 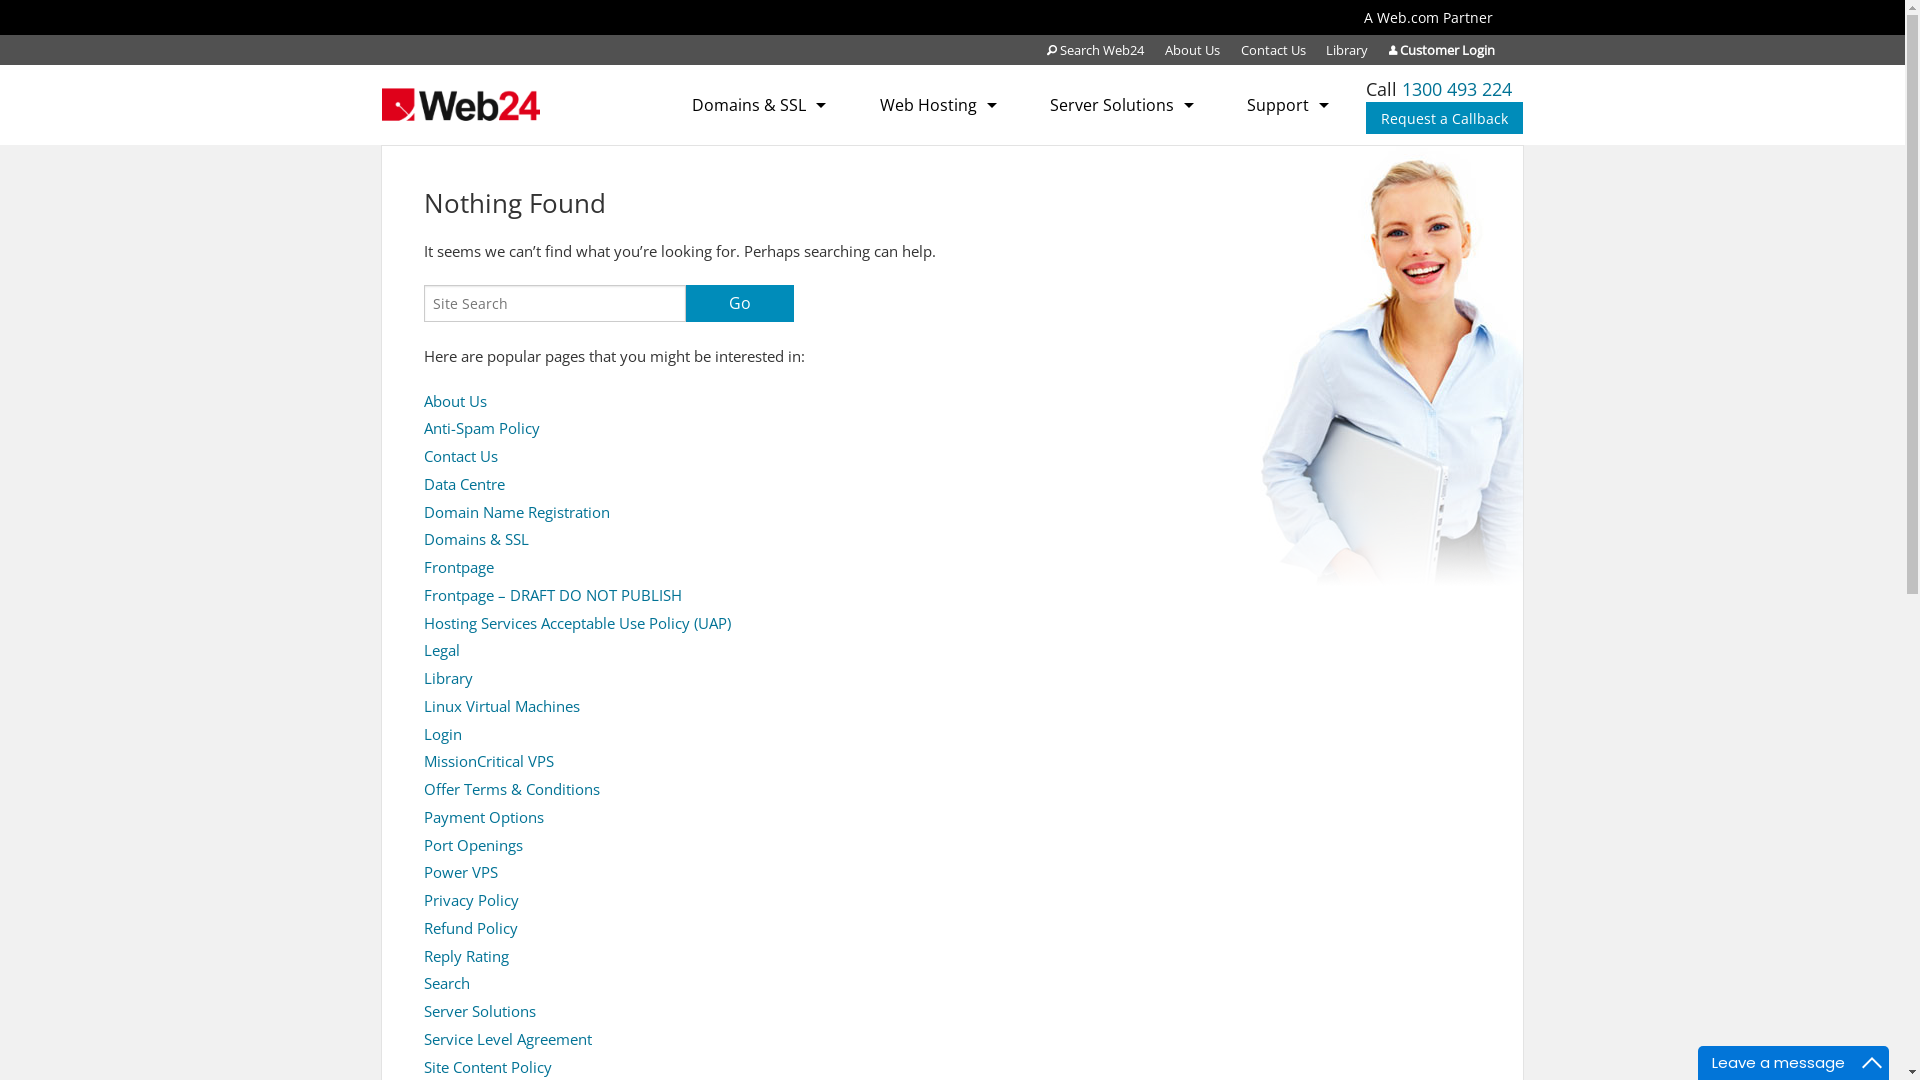 I want to click on 'Support', so click(x=1288, y=104).